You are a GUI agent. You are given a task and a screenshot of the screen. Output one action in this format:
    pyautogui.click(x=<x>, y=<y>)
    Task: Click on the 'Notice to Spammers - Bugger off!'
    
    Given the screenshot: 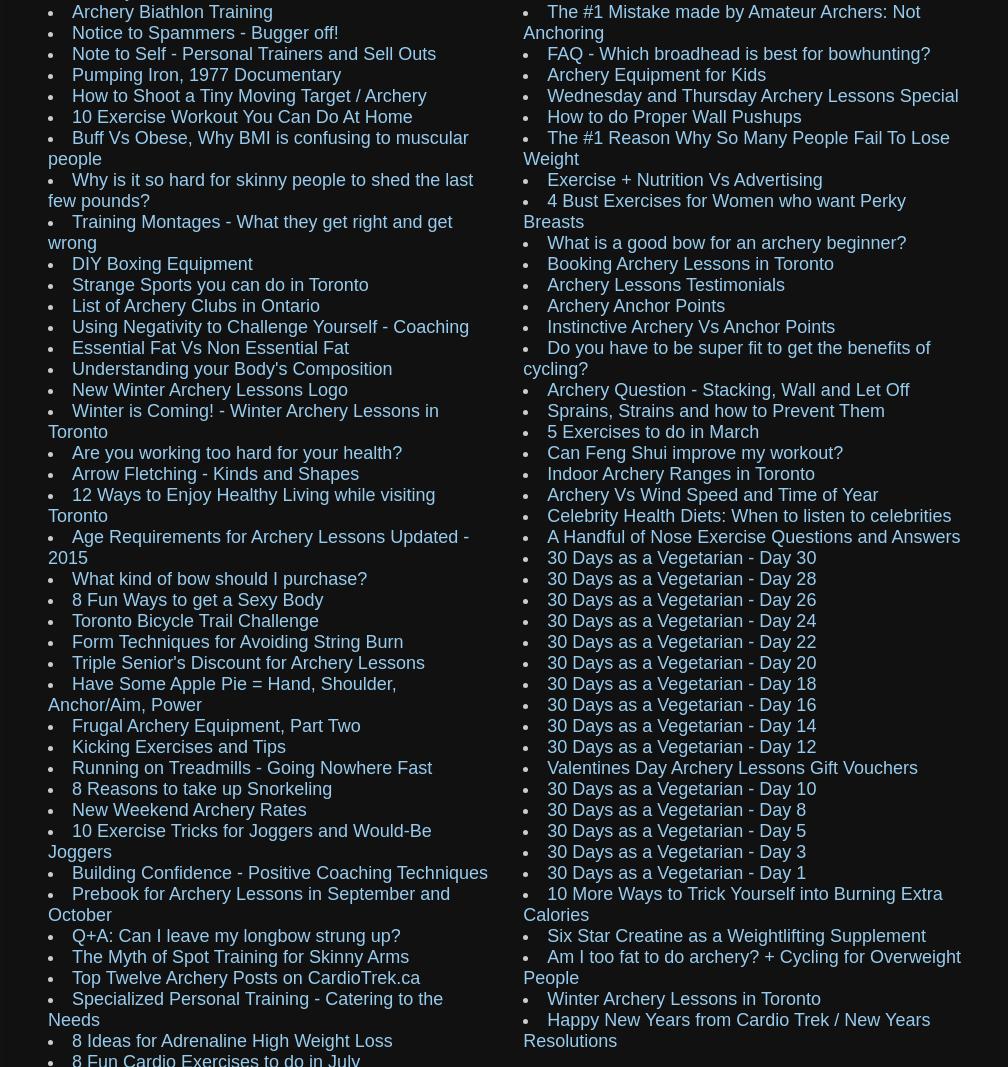 What is the action you would take?
    pyautogui.click(x=205, y=31)
    